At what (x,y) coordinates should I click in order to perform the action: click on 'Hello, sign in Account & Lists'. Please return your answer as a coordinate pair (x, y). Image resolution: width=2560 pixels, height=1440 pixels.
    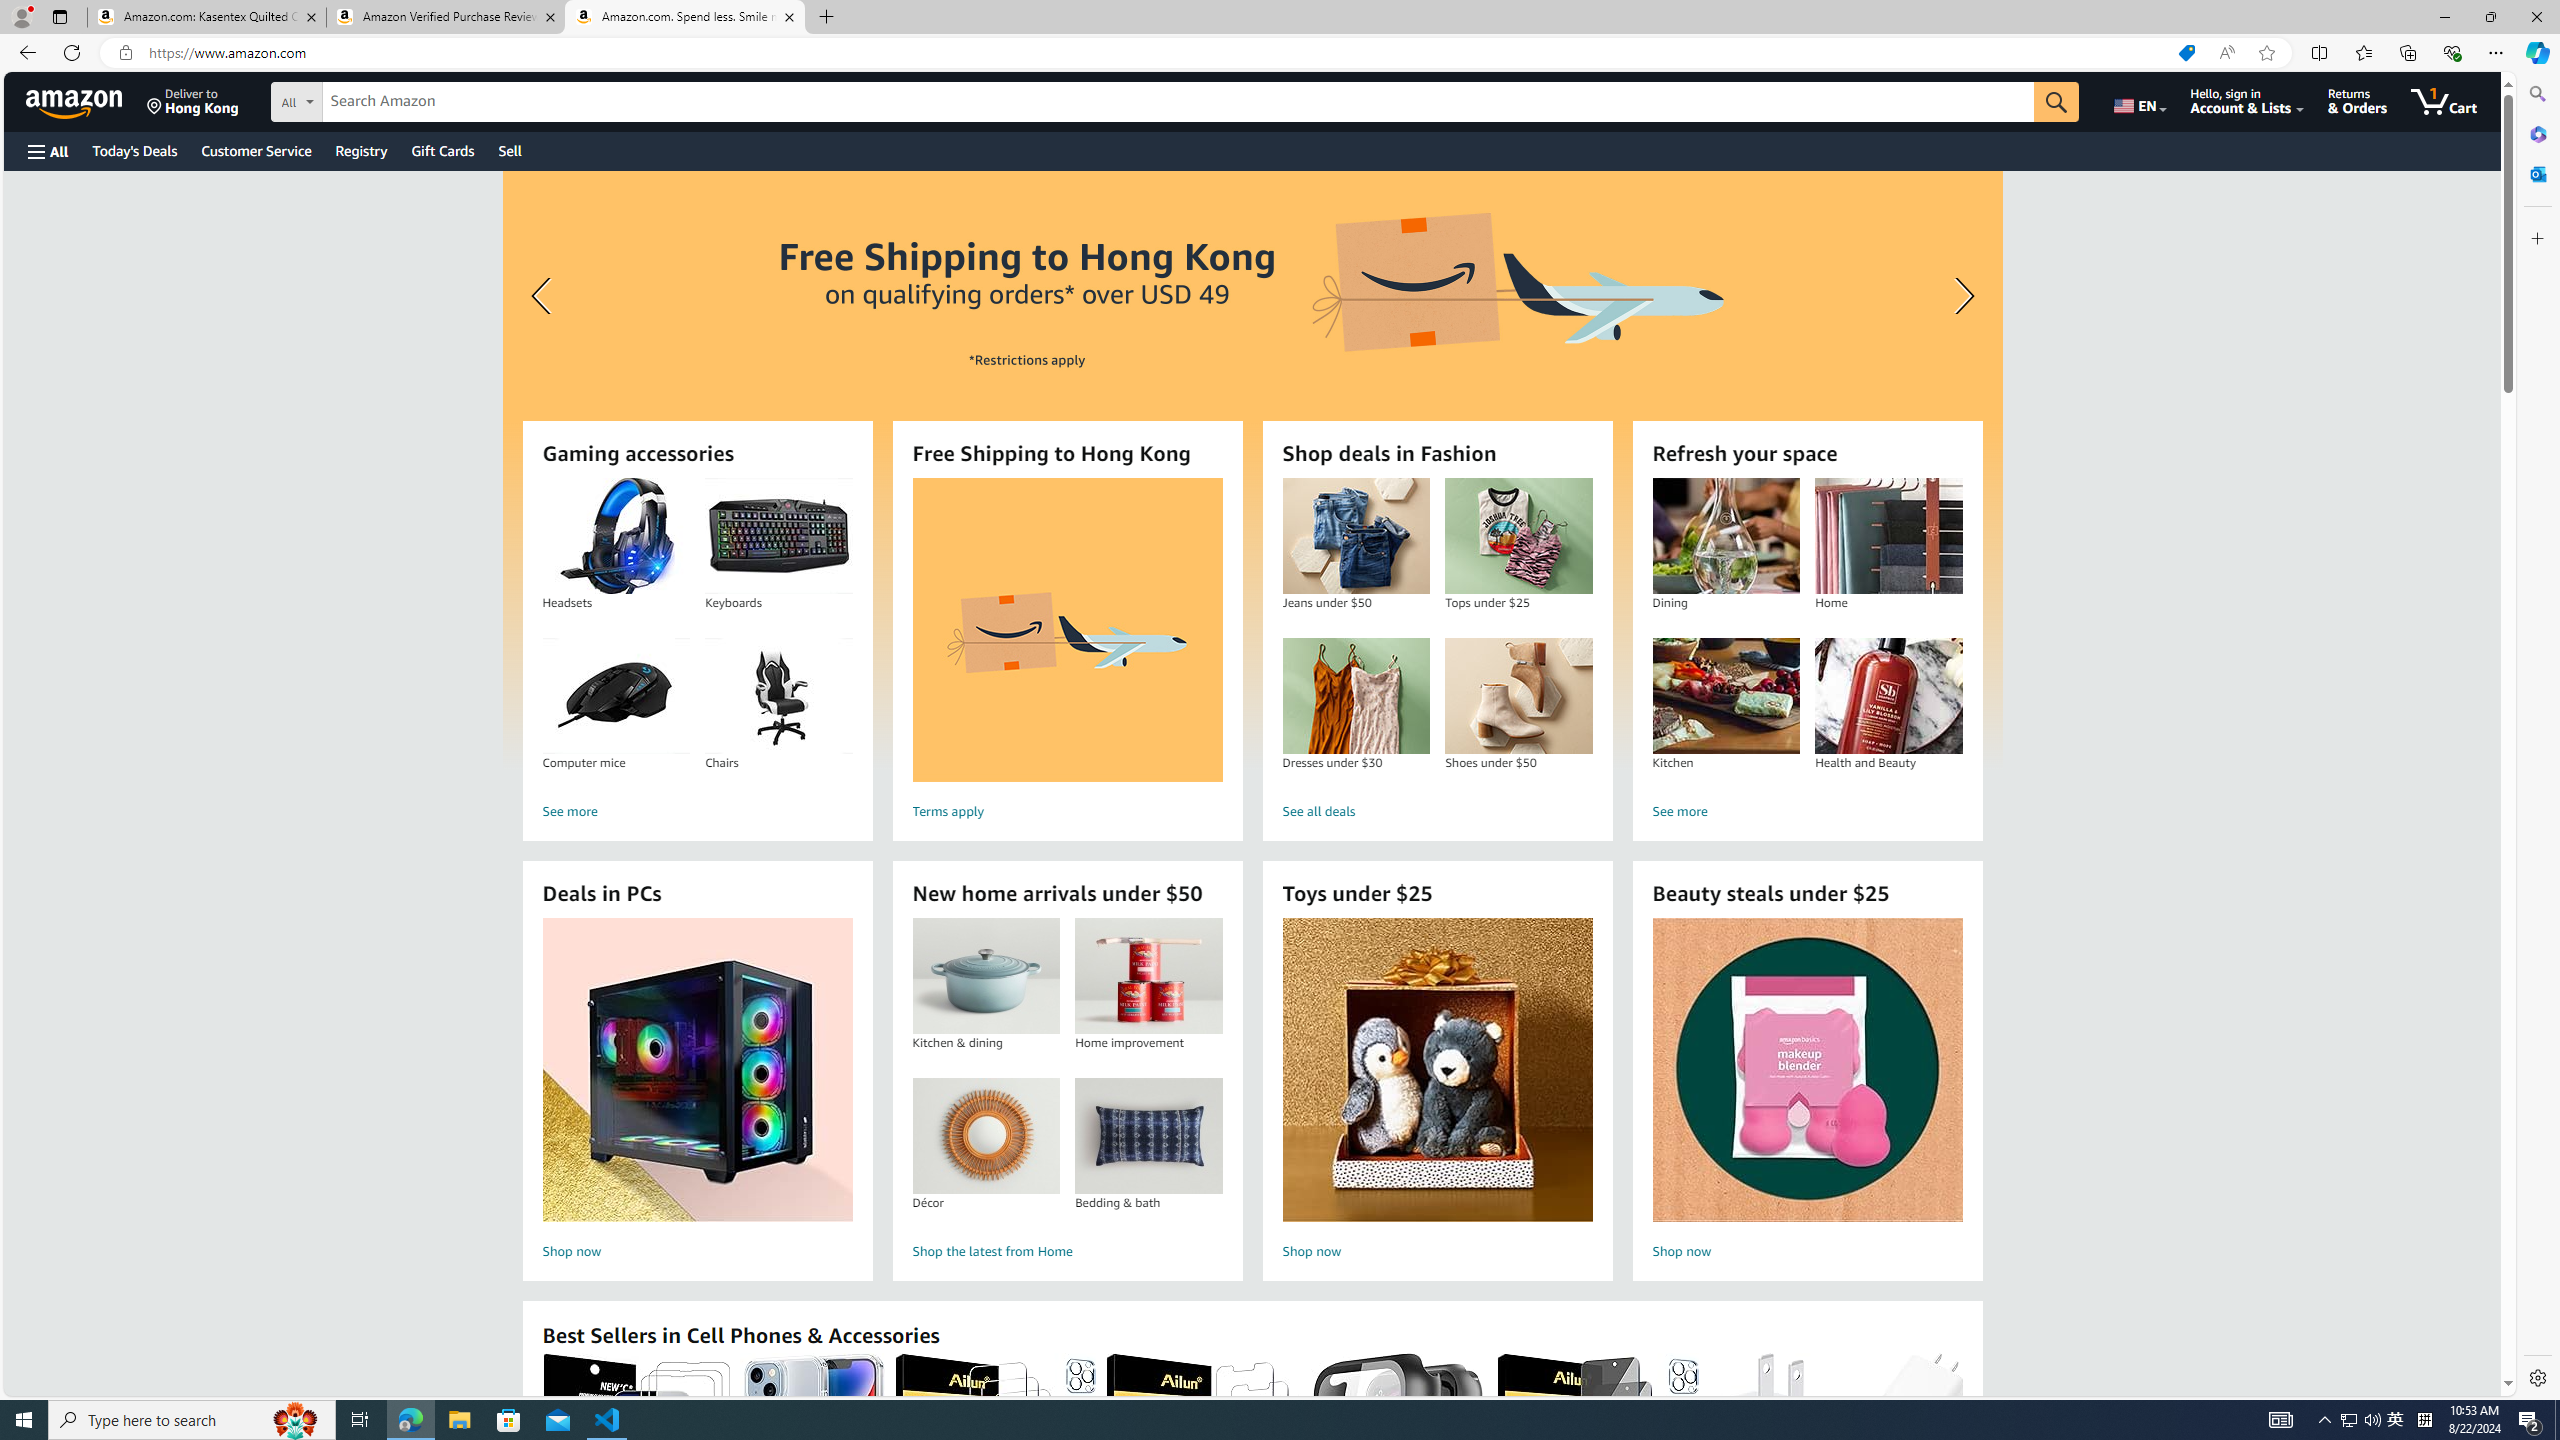
    Looking at the image, I should click on (2246, 100).